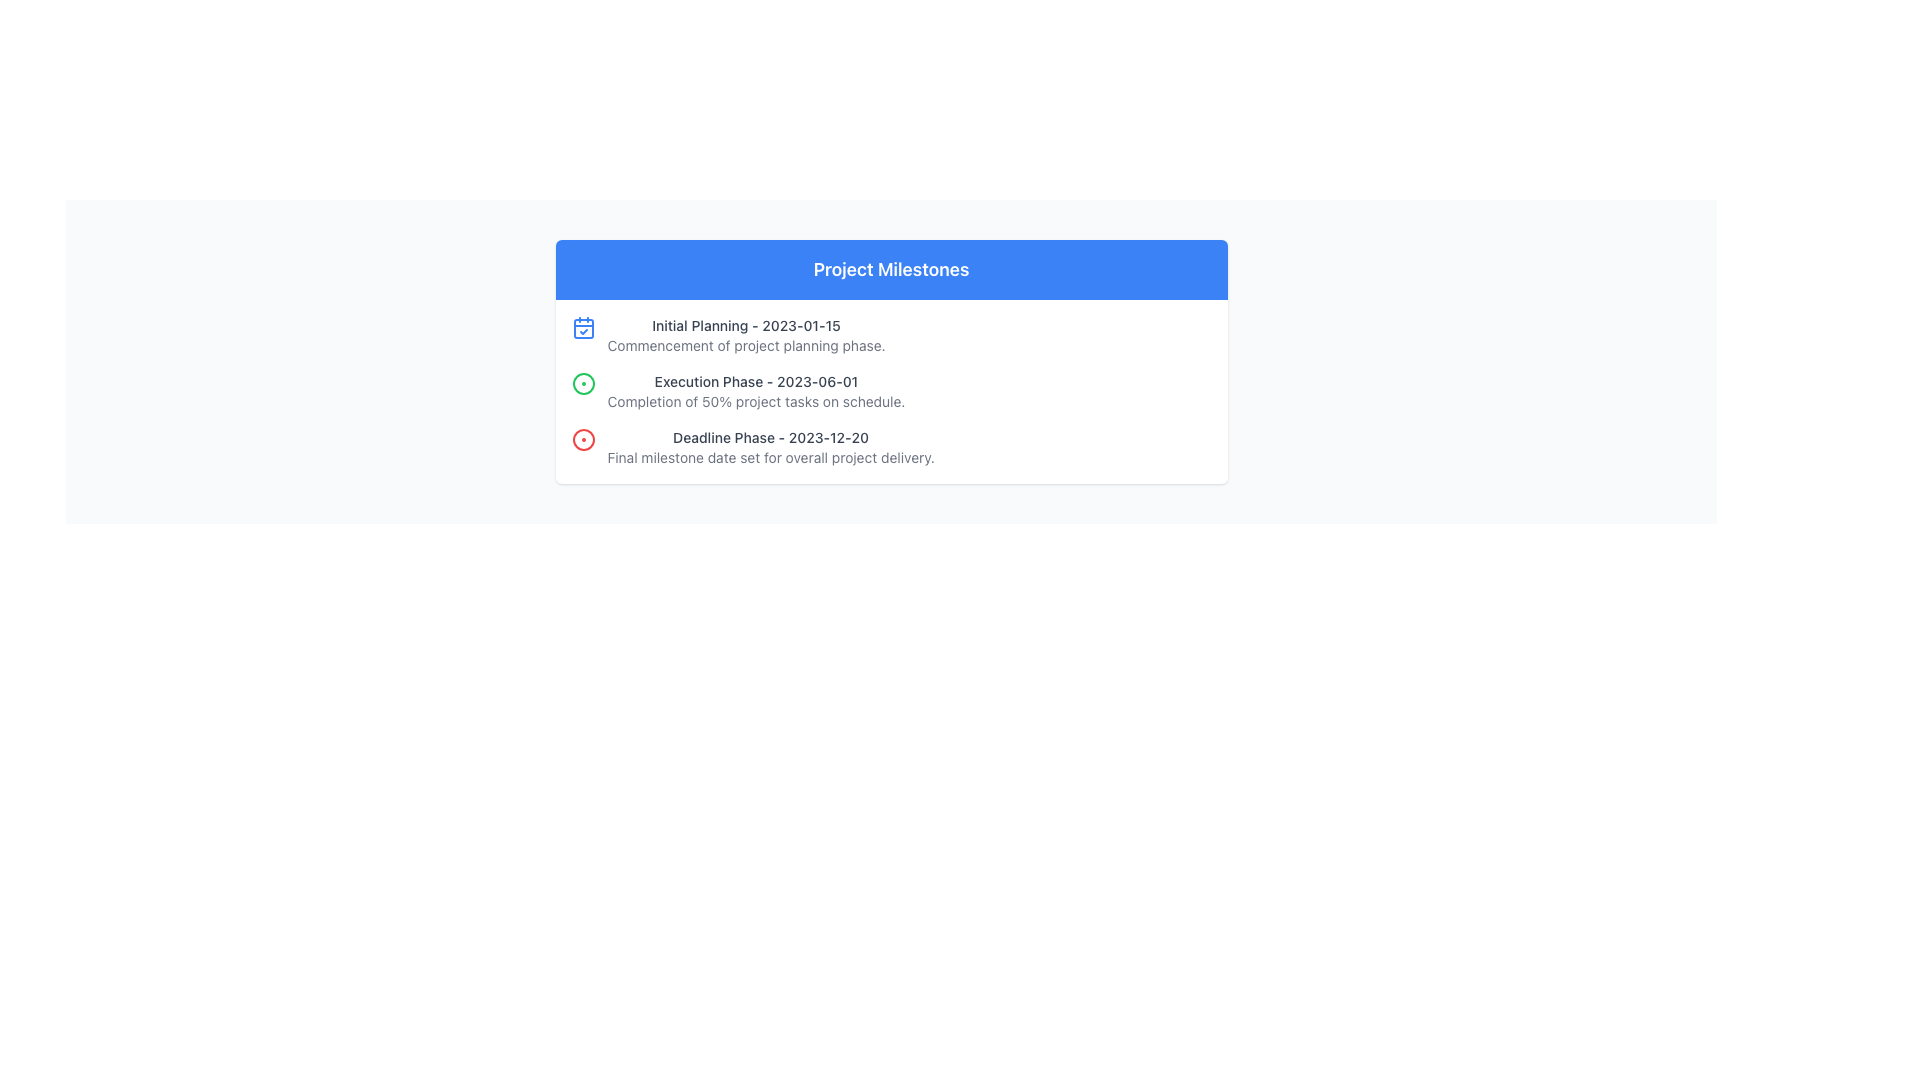  I want to click on the text block displaying 'Execution Phase - 2023-06-01' and 'Completion of 50% project tasks on schedule' in the 'Project Milestones' card, so click(755, 392).